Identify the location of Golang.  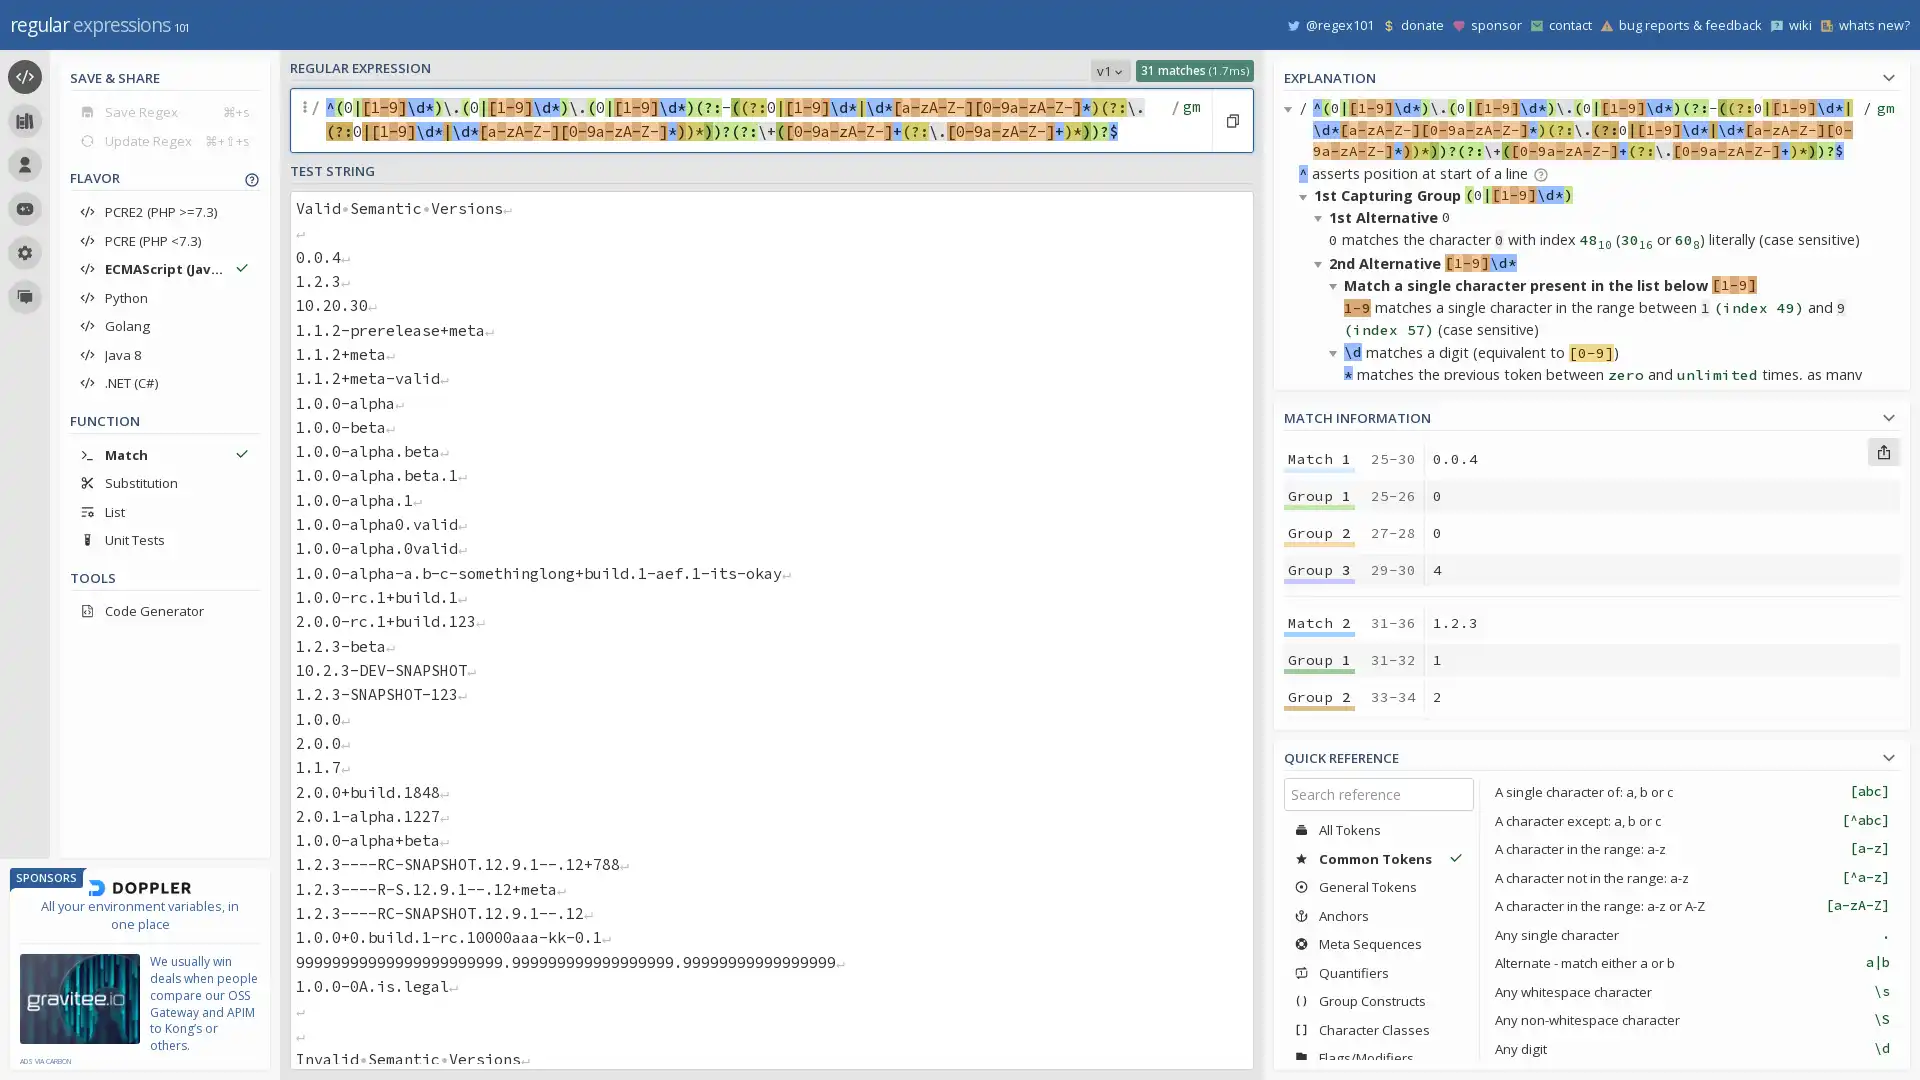
(164, 325).